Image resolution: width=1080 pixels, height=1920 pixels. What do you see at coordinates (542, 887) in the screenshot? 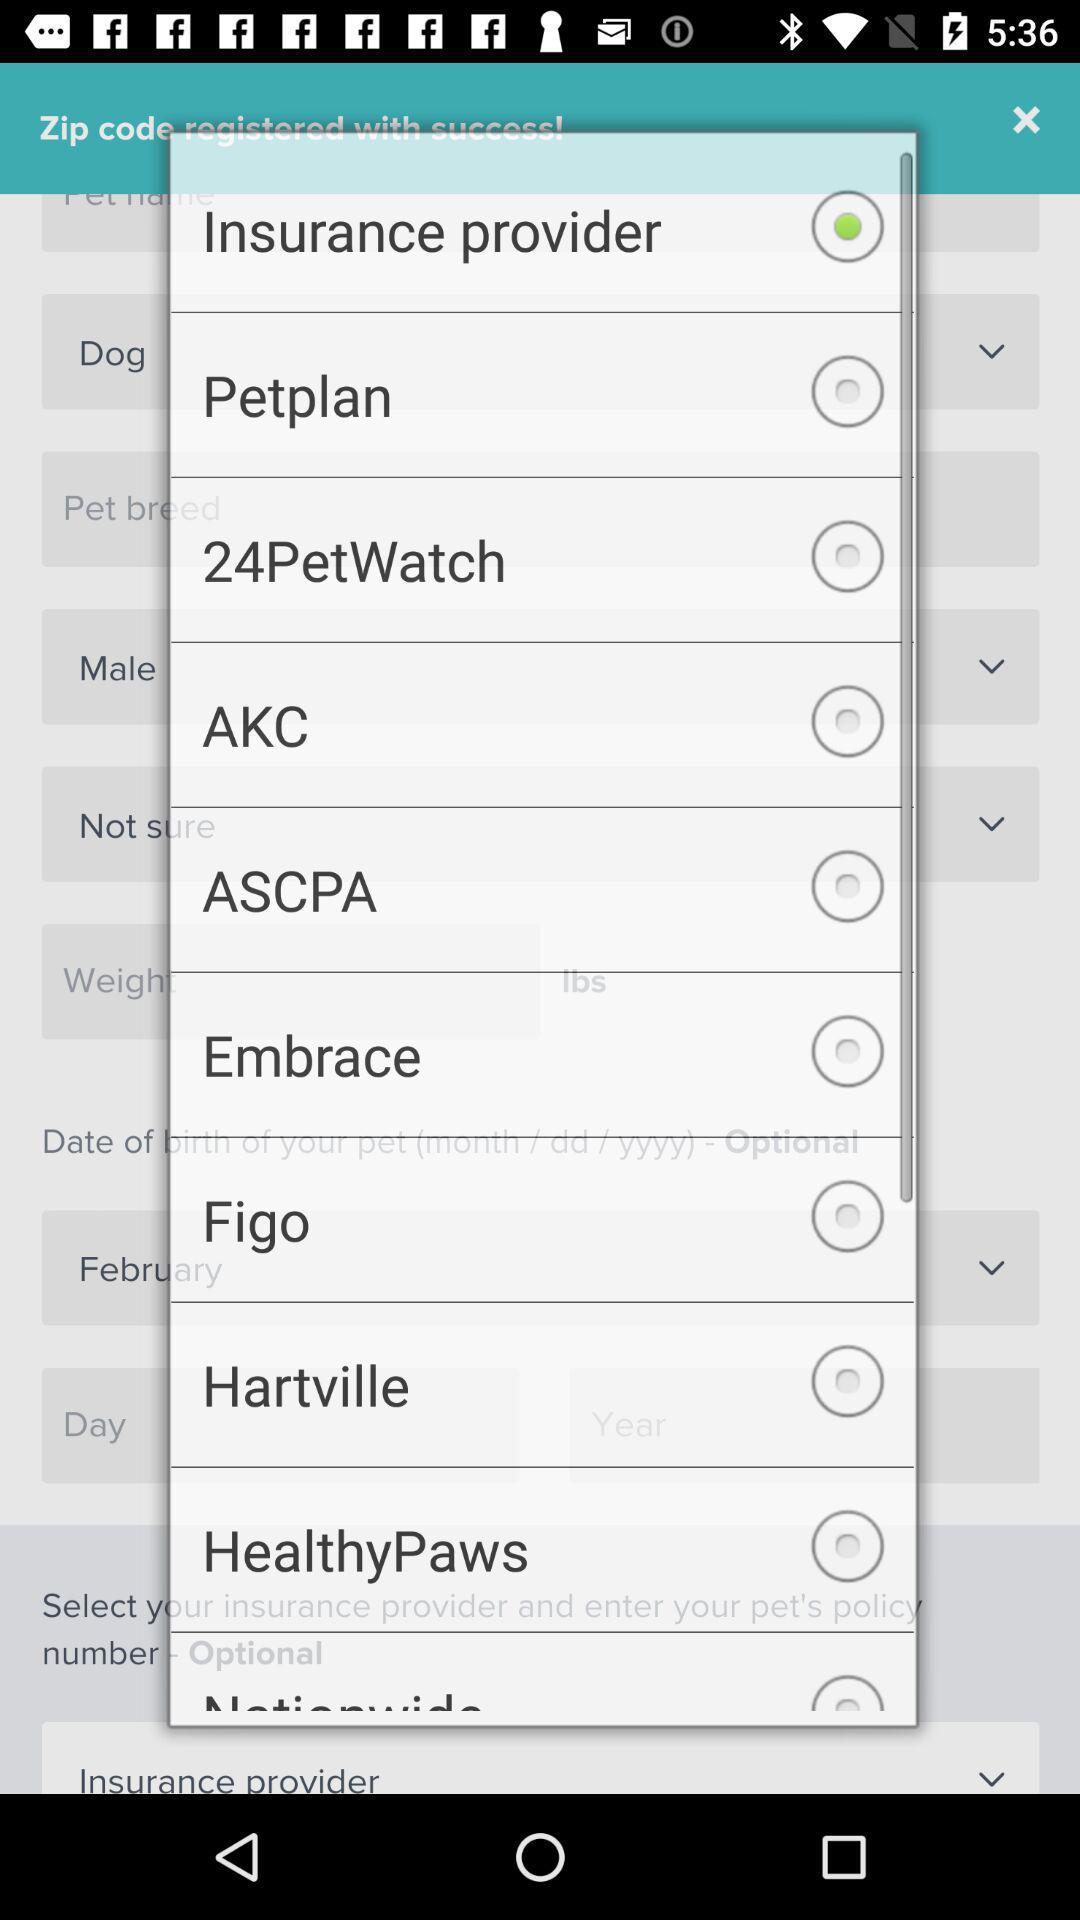
I see `ascpa icon` at bounding box center [542, 887].